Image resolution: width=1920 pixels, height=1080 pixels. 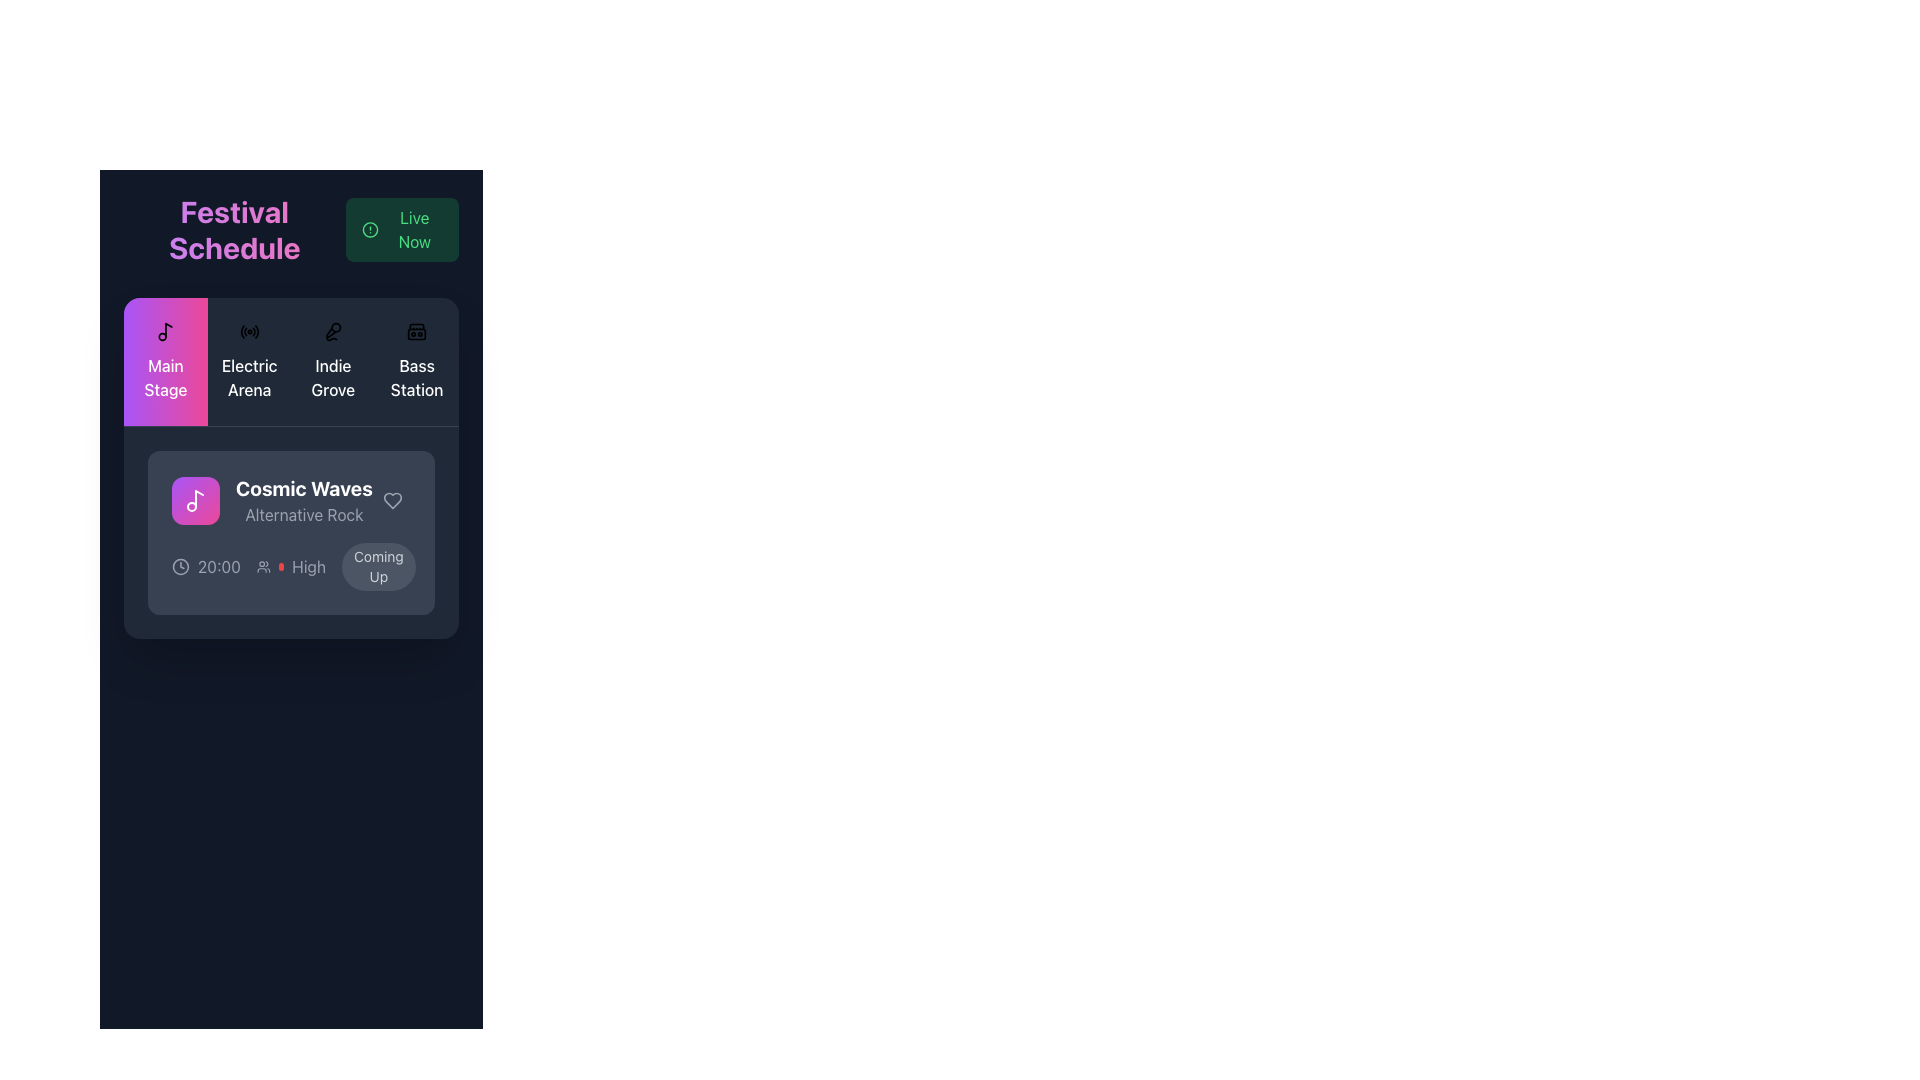 What do you see at coordinates (393, 500) in the screenshot?
I see `the heart-shaped button icon with an outlined design in gray, located at the far right of the card displaying 'Cosmic Waves' and 'Alternative Rock', to observe the hover effect` at bounding box center [393, 500].